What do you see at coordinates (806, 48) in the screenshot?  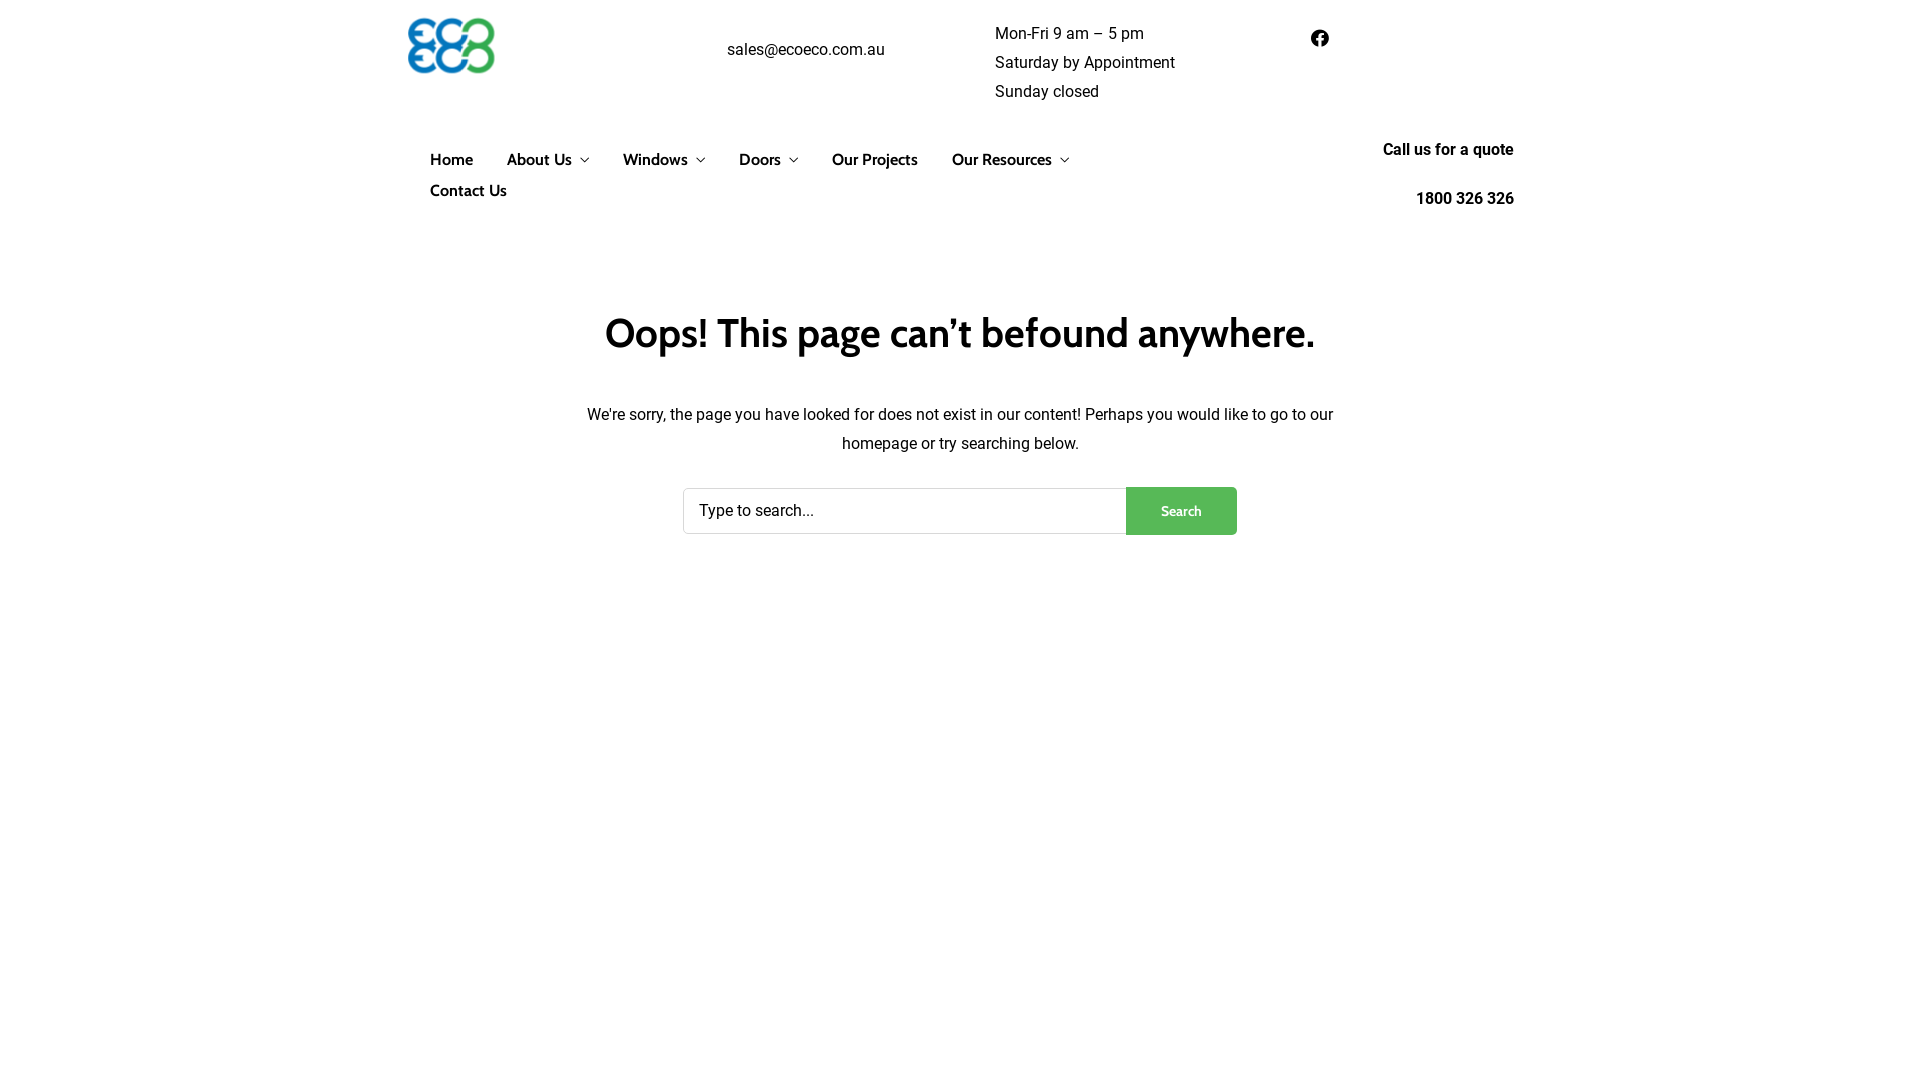 I see `'sales@ecoeco.com.au'` at bounding box center [806, 48].